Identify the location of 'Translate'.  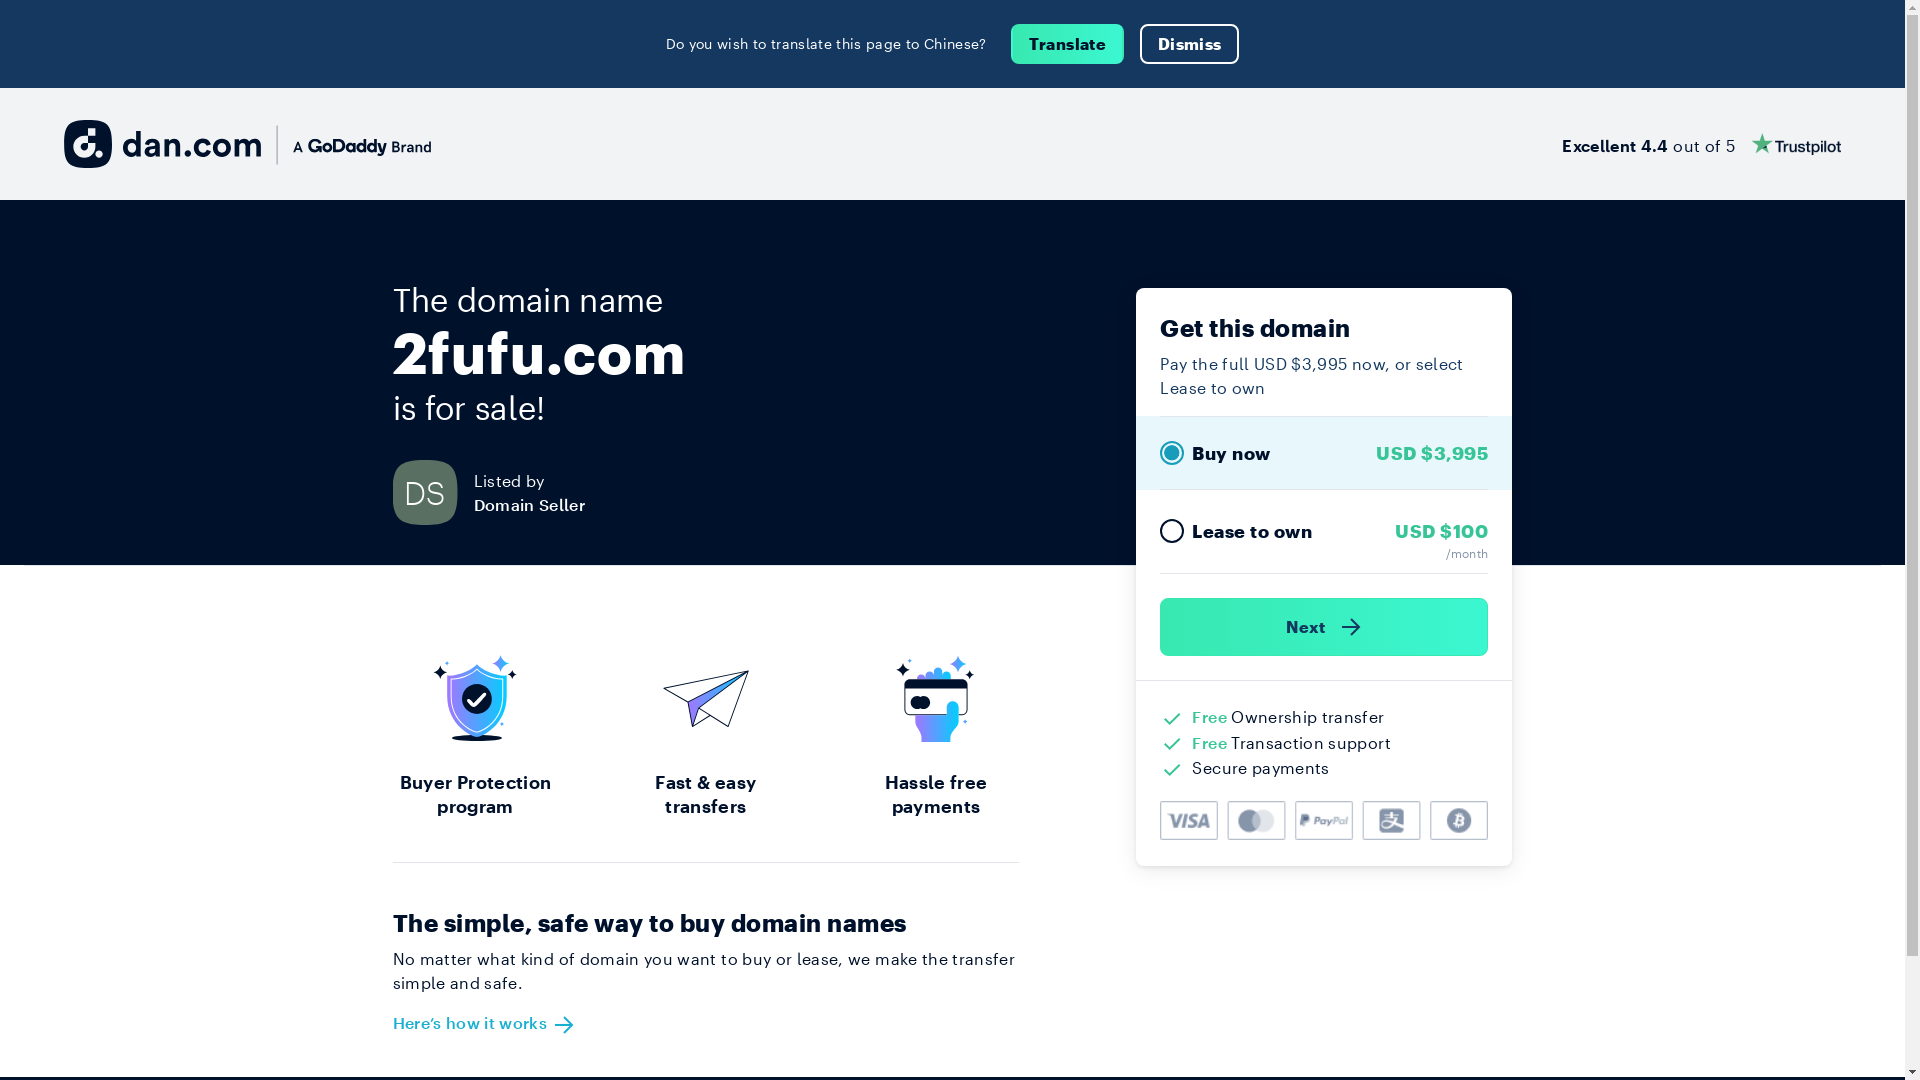
(1066, 43).